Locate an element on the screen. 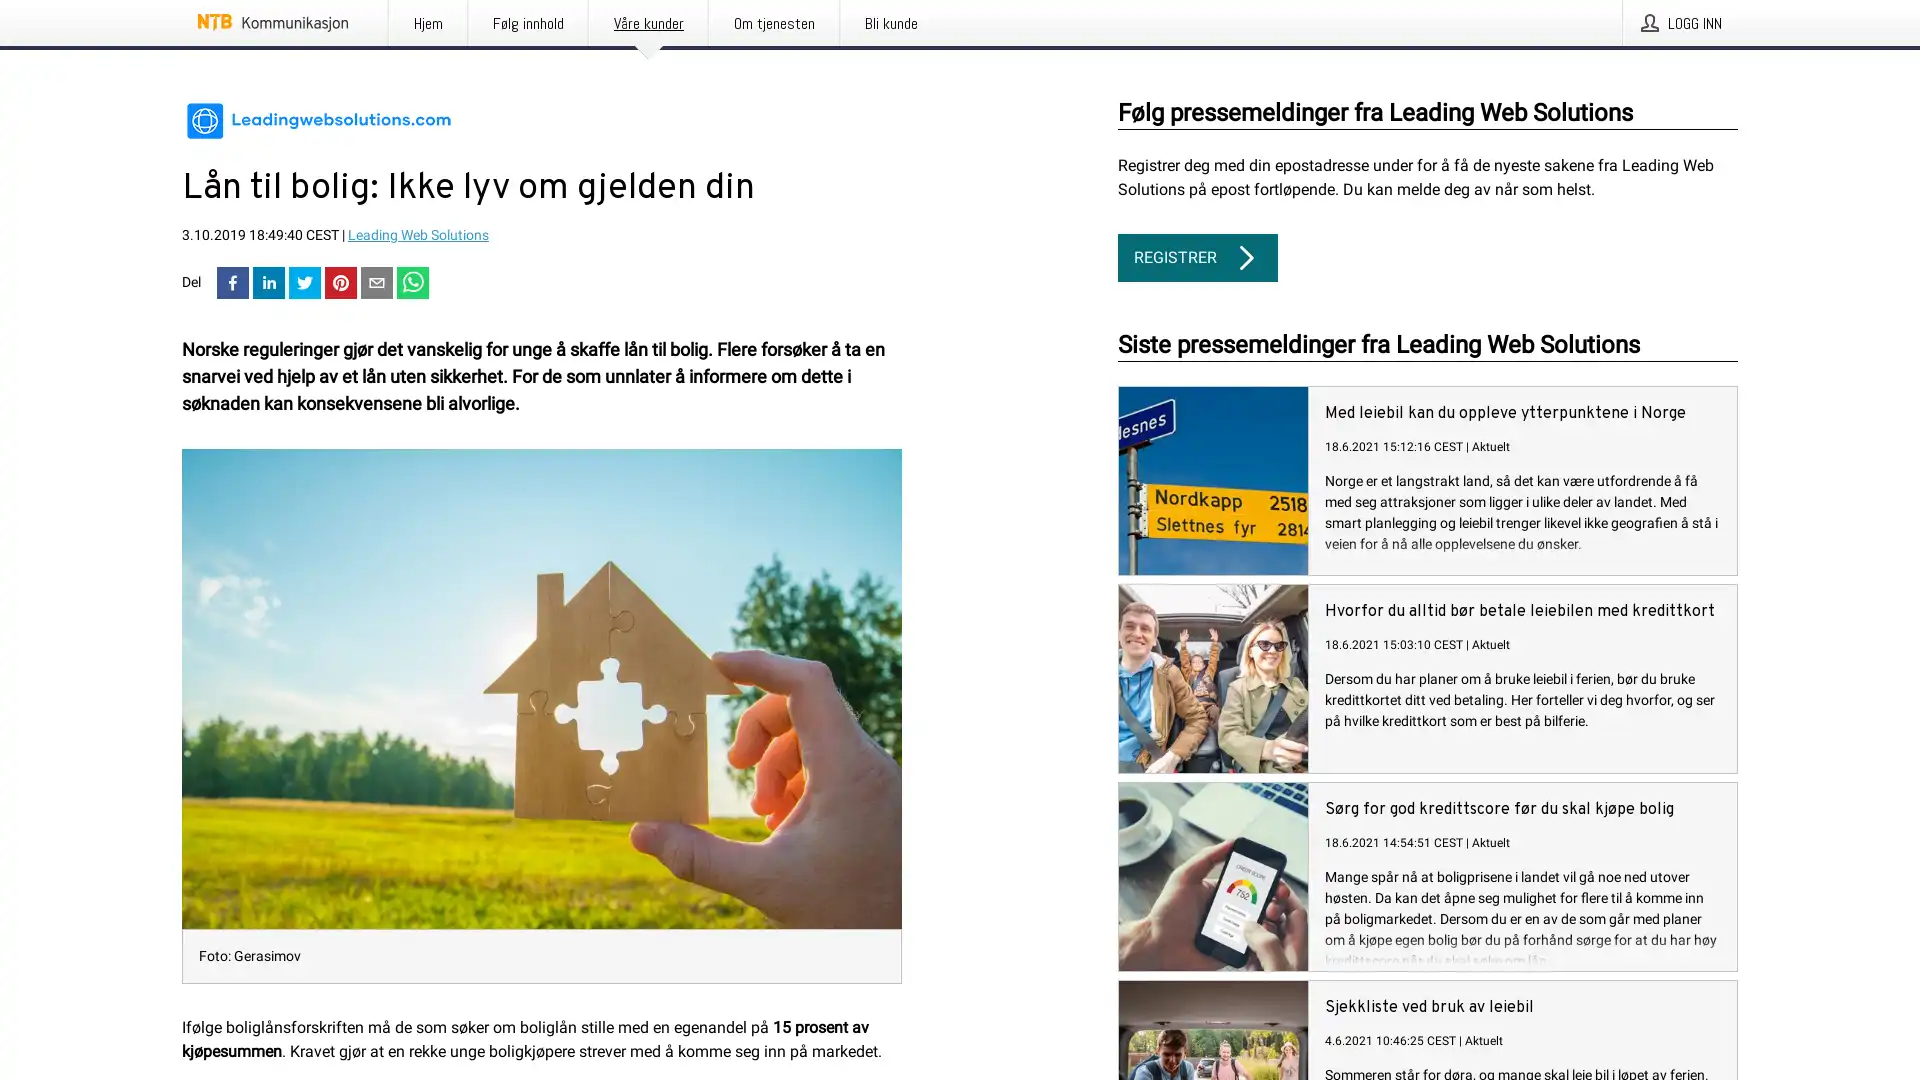 Image resolution: width=1920 pixels, height=1080 pixels. linkedin is located at coordinates (267, 285).